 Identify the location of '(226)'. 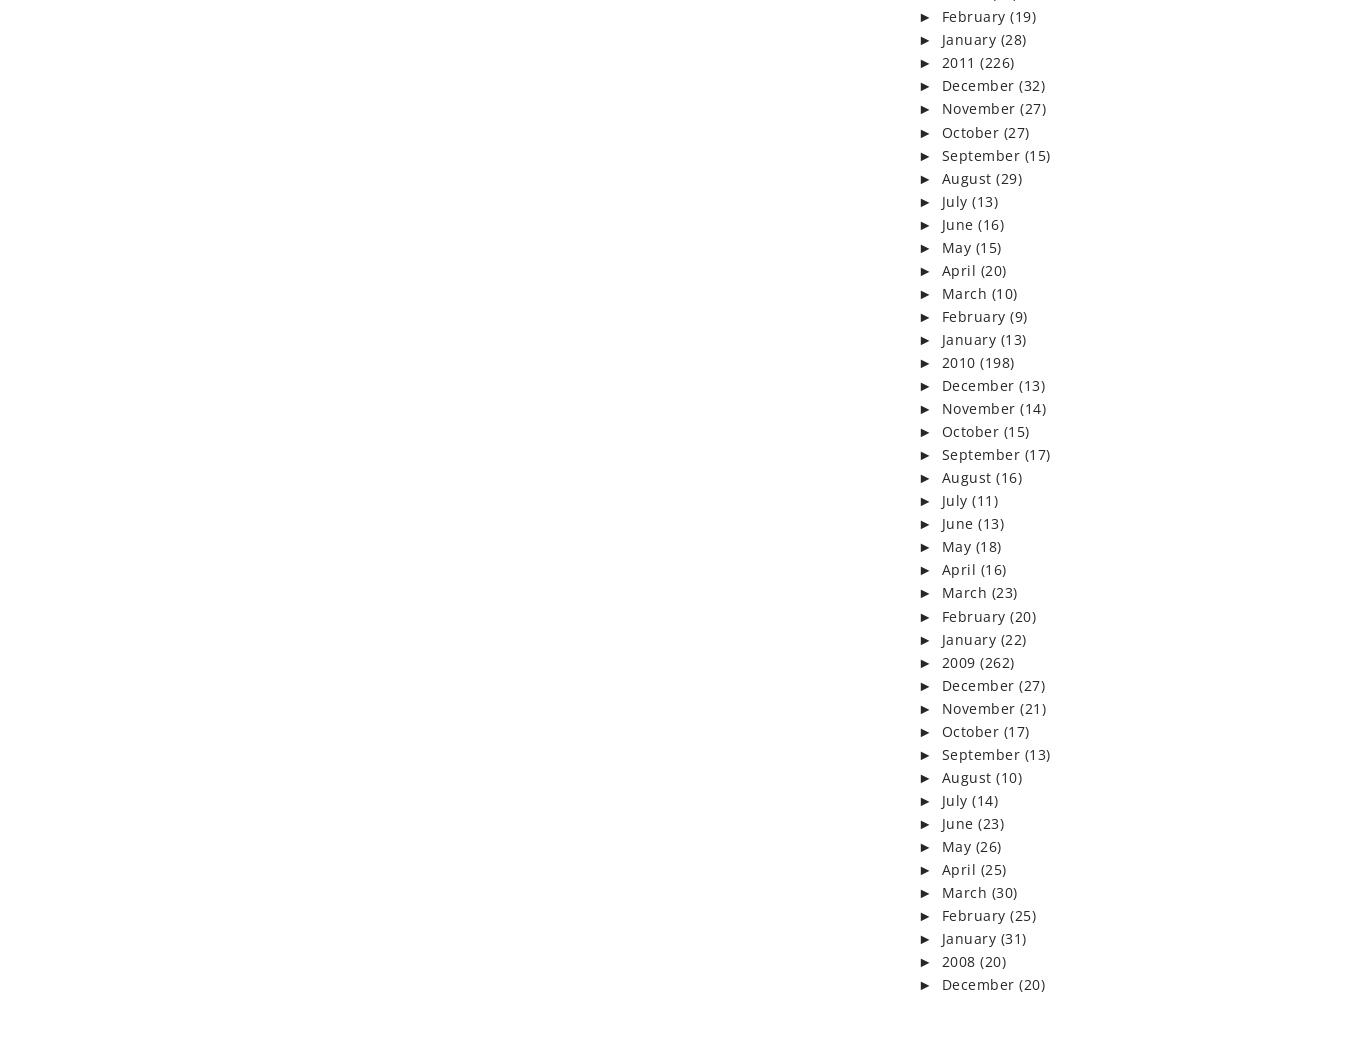
(997, 61).